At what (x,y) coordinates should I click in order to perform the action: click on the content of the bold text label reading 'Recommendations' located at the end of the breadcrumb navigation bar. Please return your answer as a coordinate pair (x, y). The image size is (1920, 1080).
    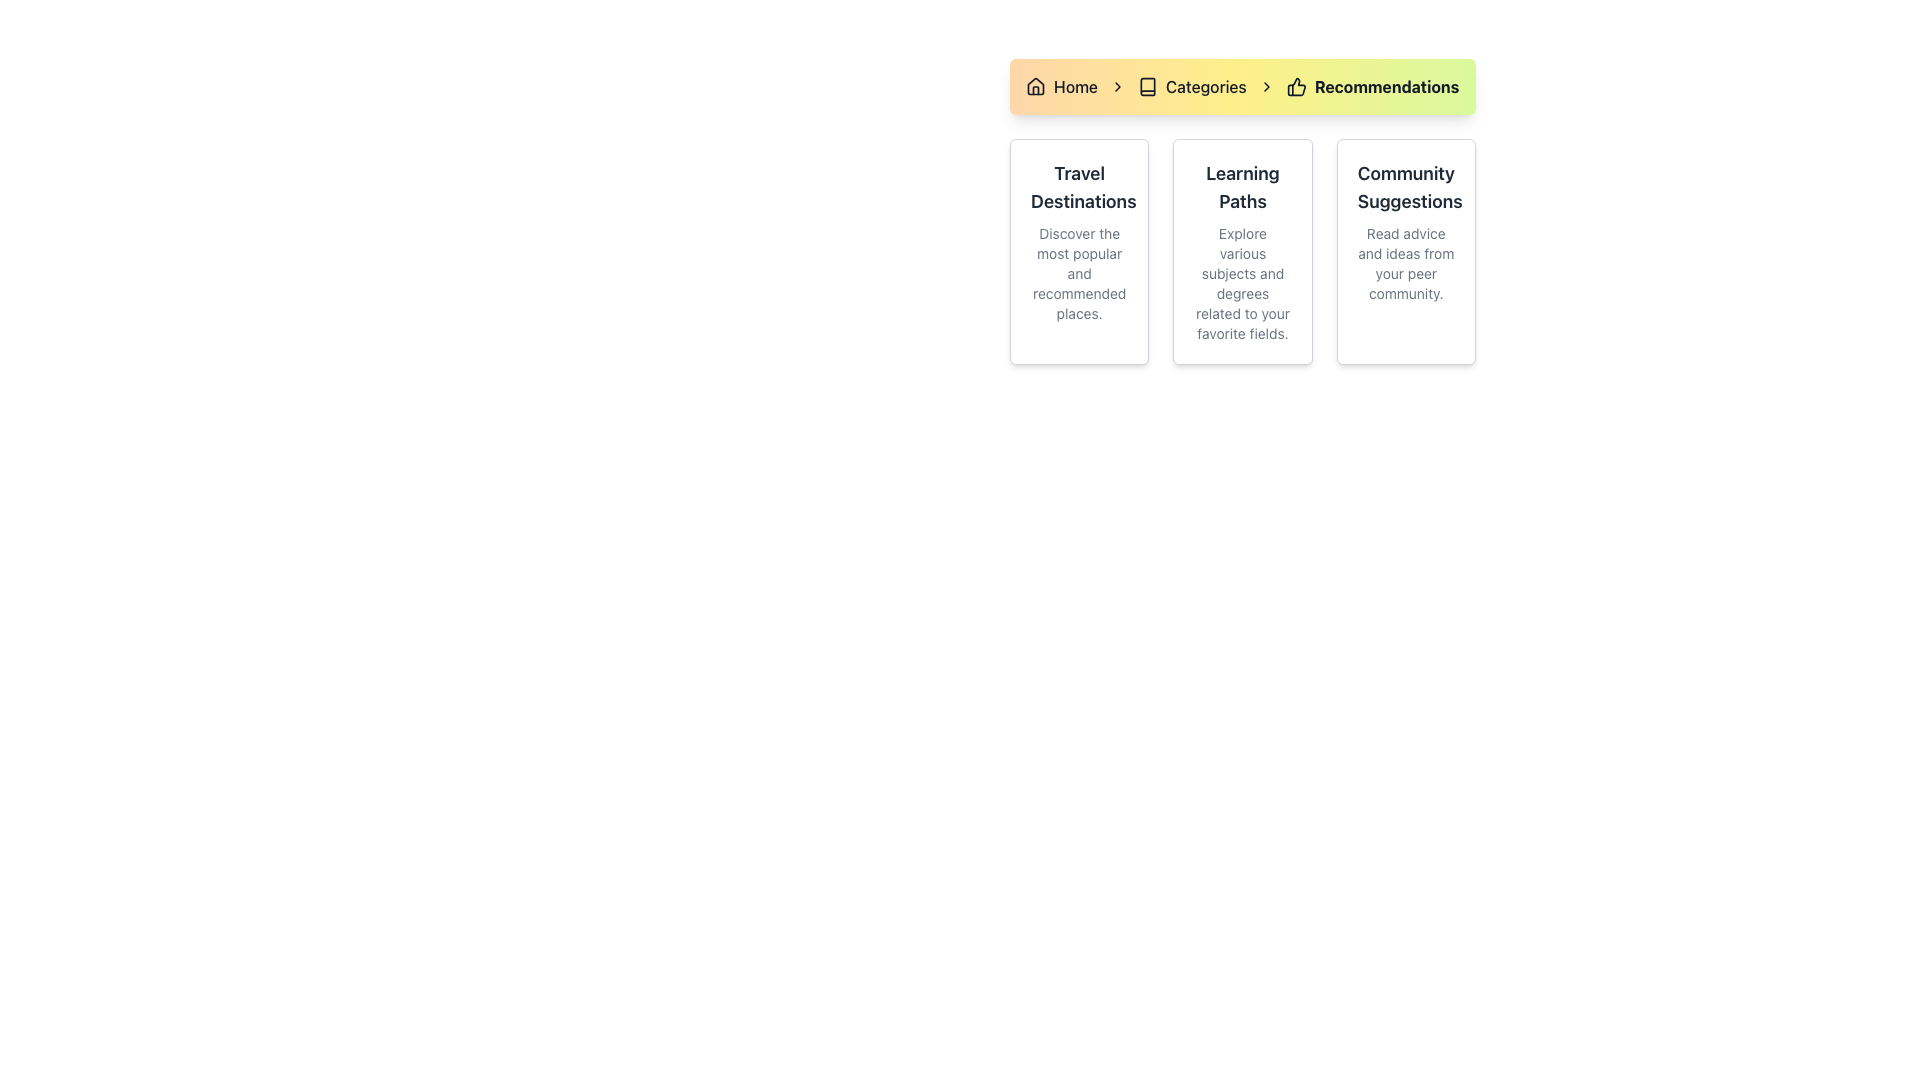
    Looking at the image, I should click on (1386, 86).